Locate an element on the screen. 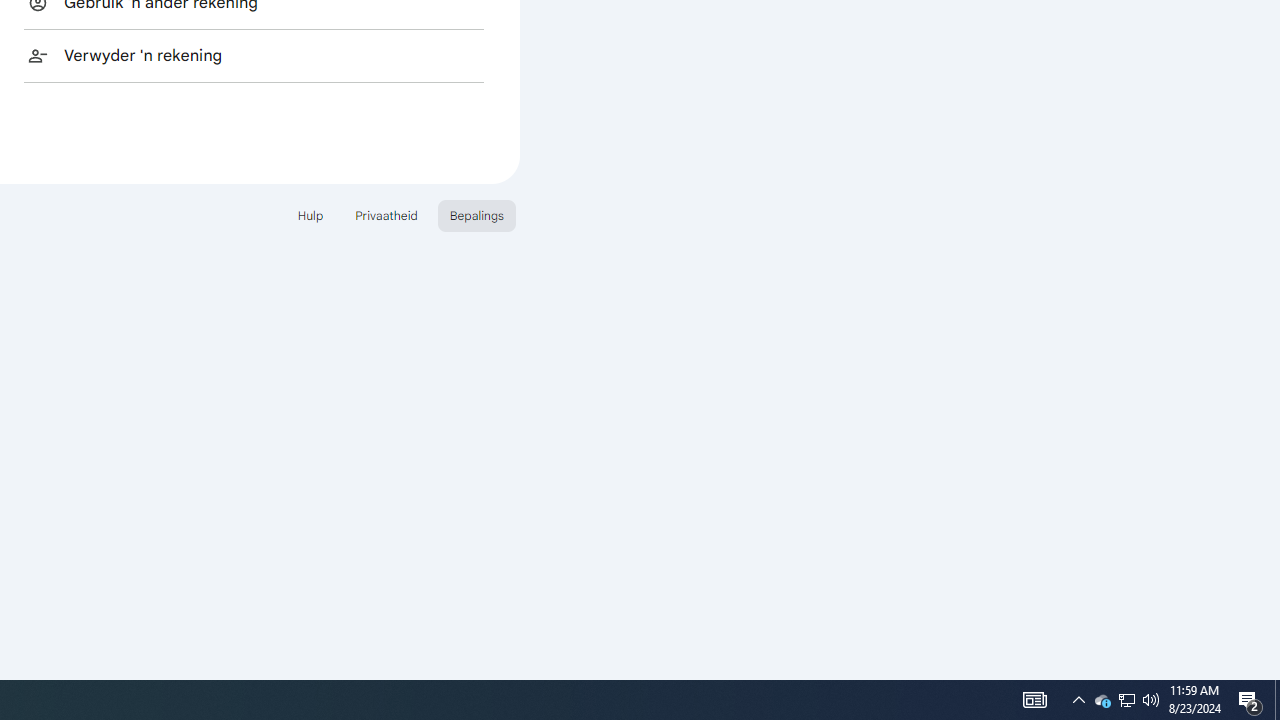 The width and height of the screenshot is (1280, 720). 'Hulp' is located at coordinates (309, 215).